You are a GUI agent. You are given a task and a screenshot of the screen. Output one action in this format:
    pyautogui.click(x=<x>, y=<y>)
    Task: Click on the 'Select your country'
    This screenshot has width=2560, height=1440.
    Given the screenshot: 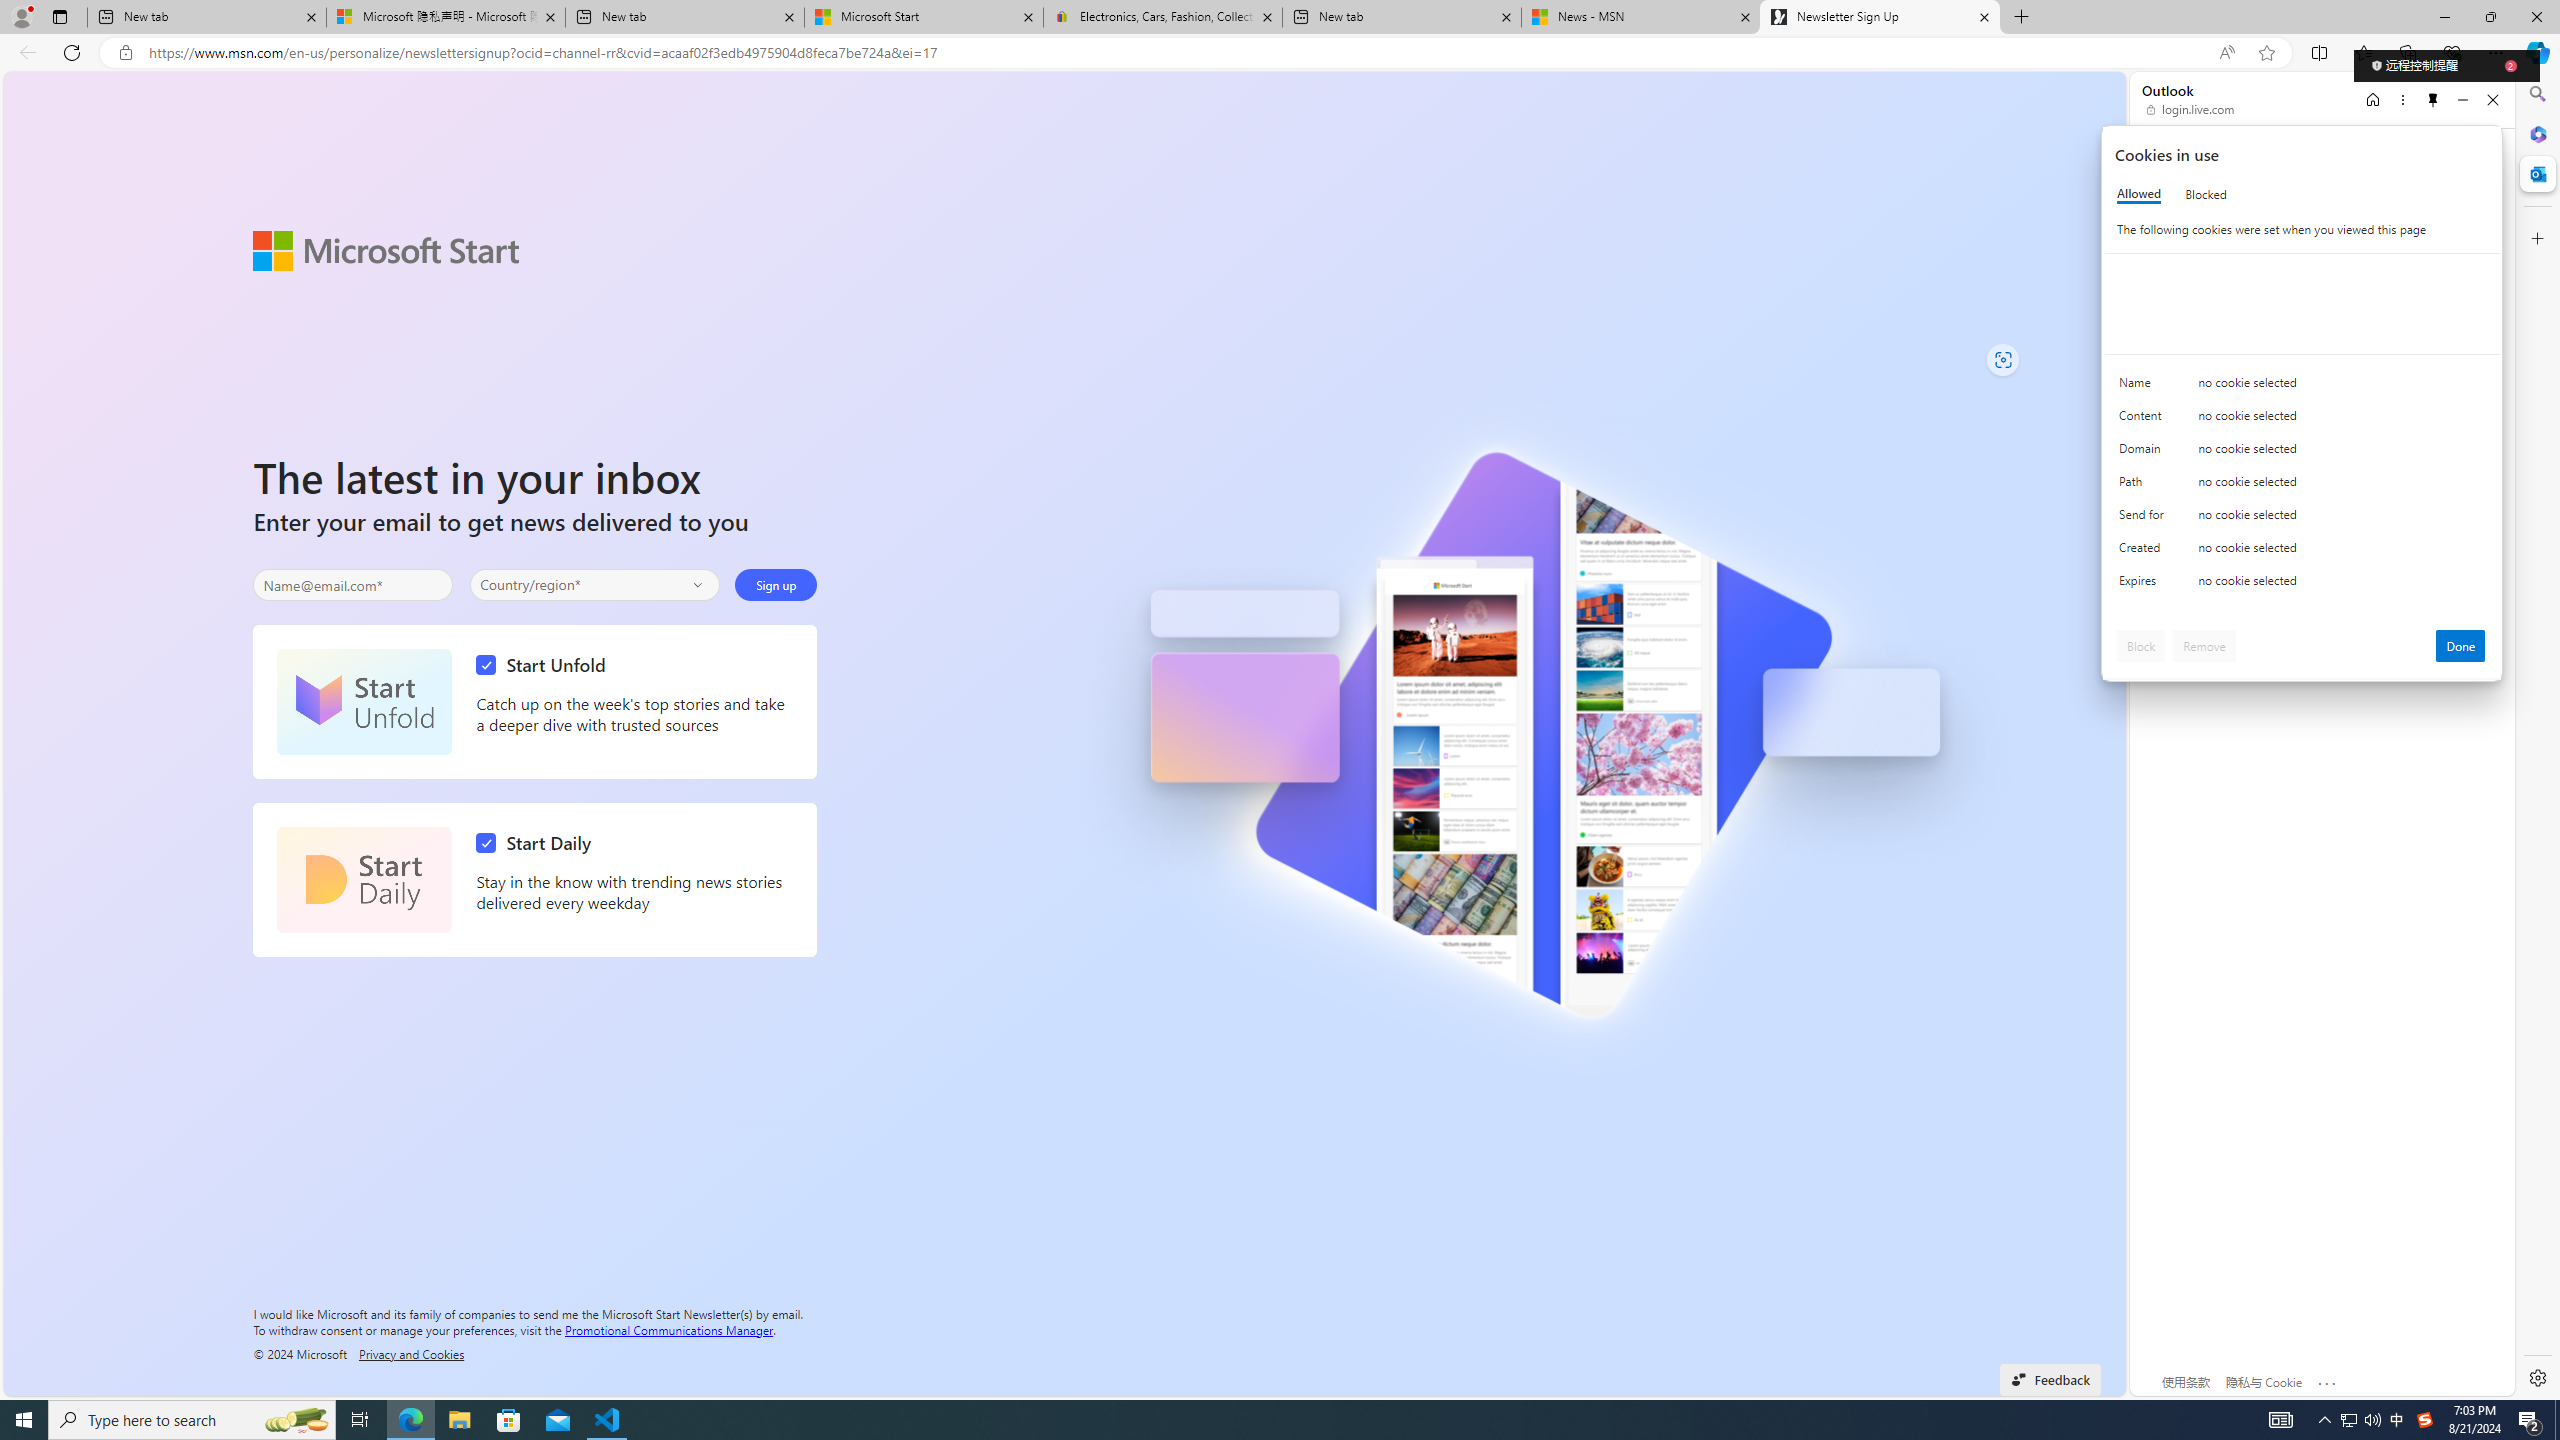 What is the action you would take?
    pyautogui.click(x=595, y=585)
    